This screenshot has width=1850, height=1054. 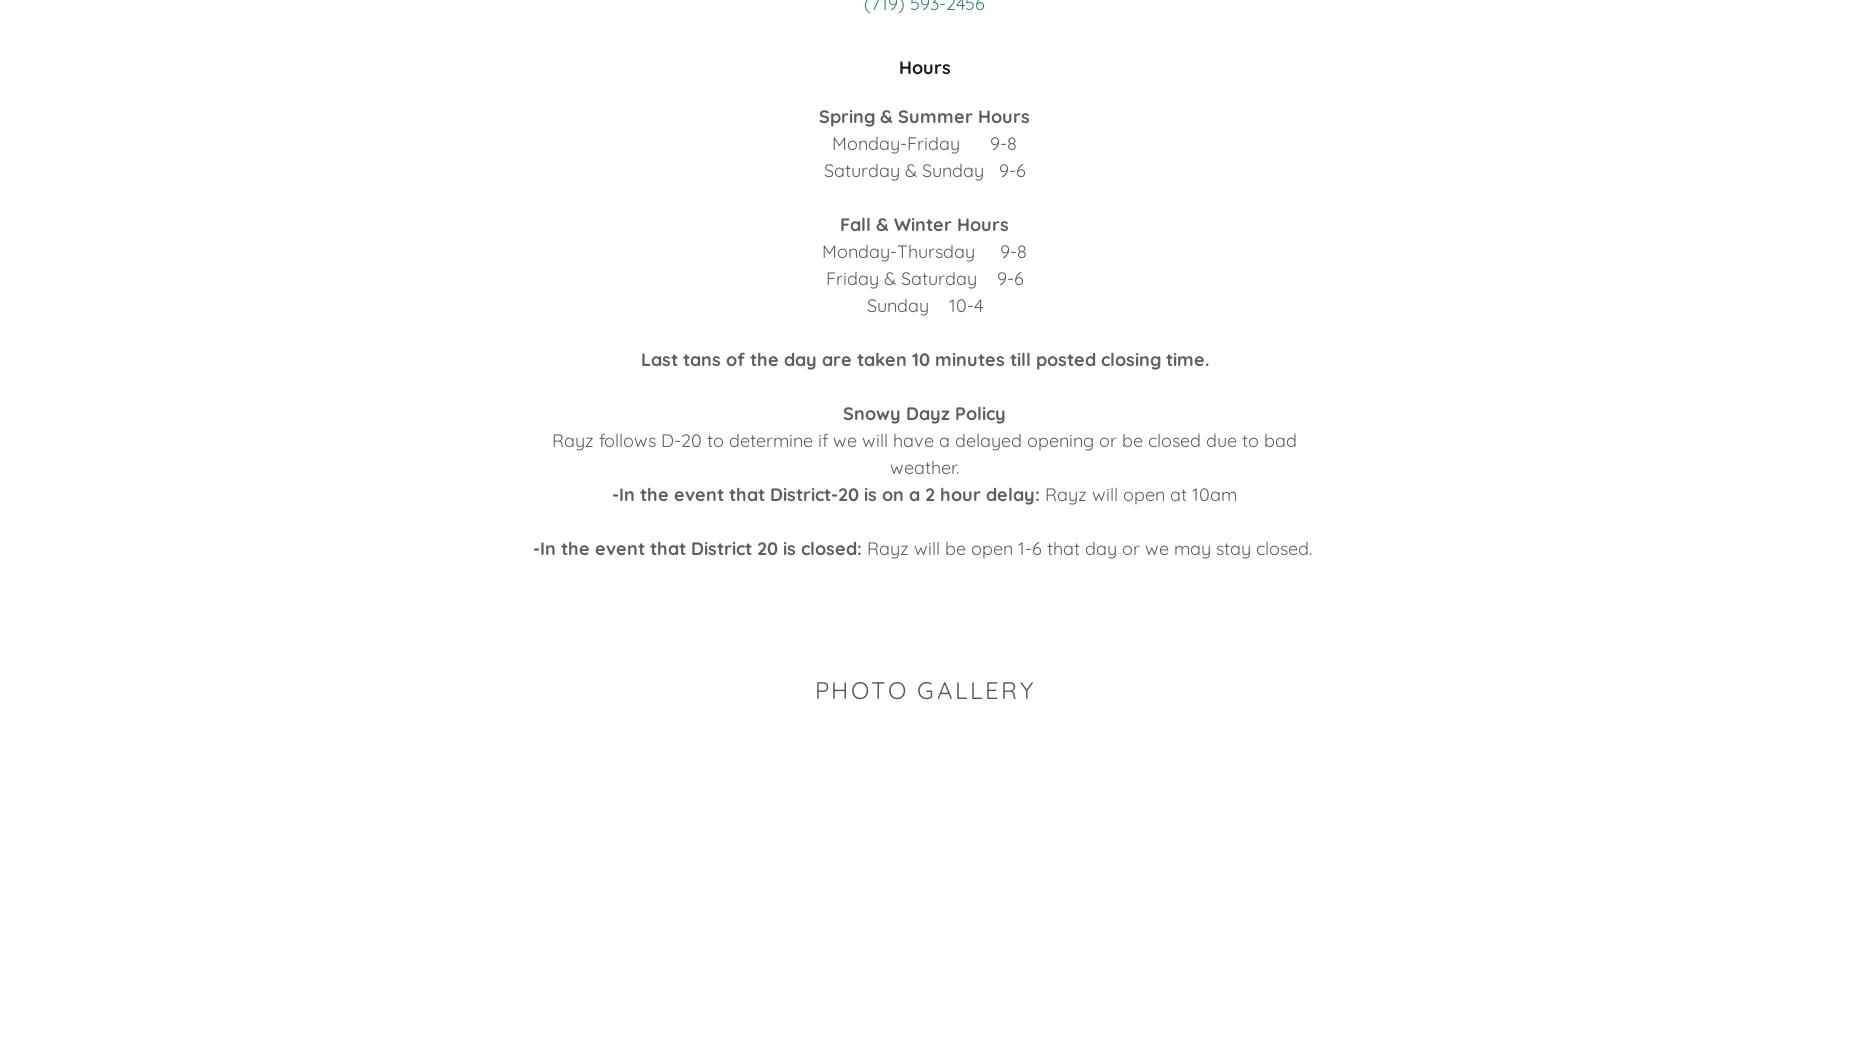 I want to click on 'Saturday & Sunday   9-6', so click(x=823, y=169).